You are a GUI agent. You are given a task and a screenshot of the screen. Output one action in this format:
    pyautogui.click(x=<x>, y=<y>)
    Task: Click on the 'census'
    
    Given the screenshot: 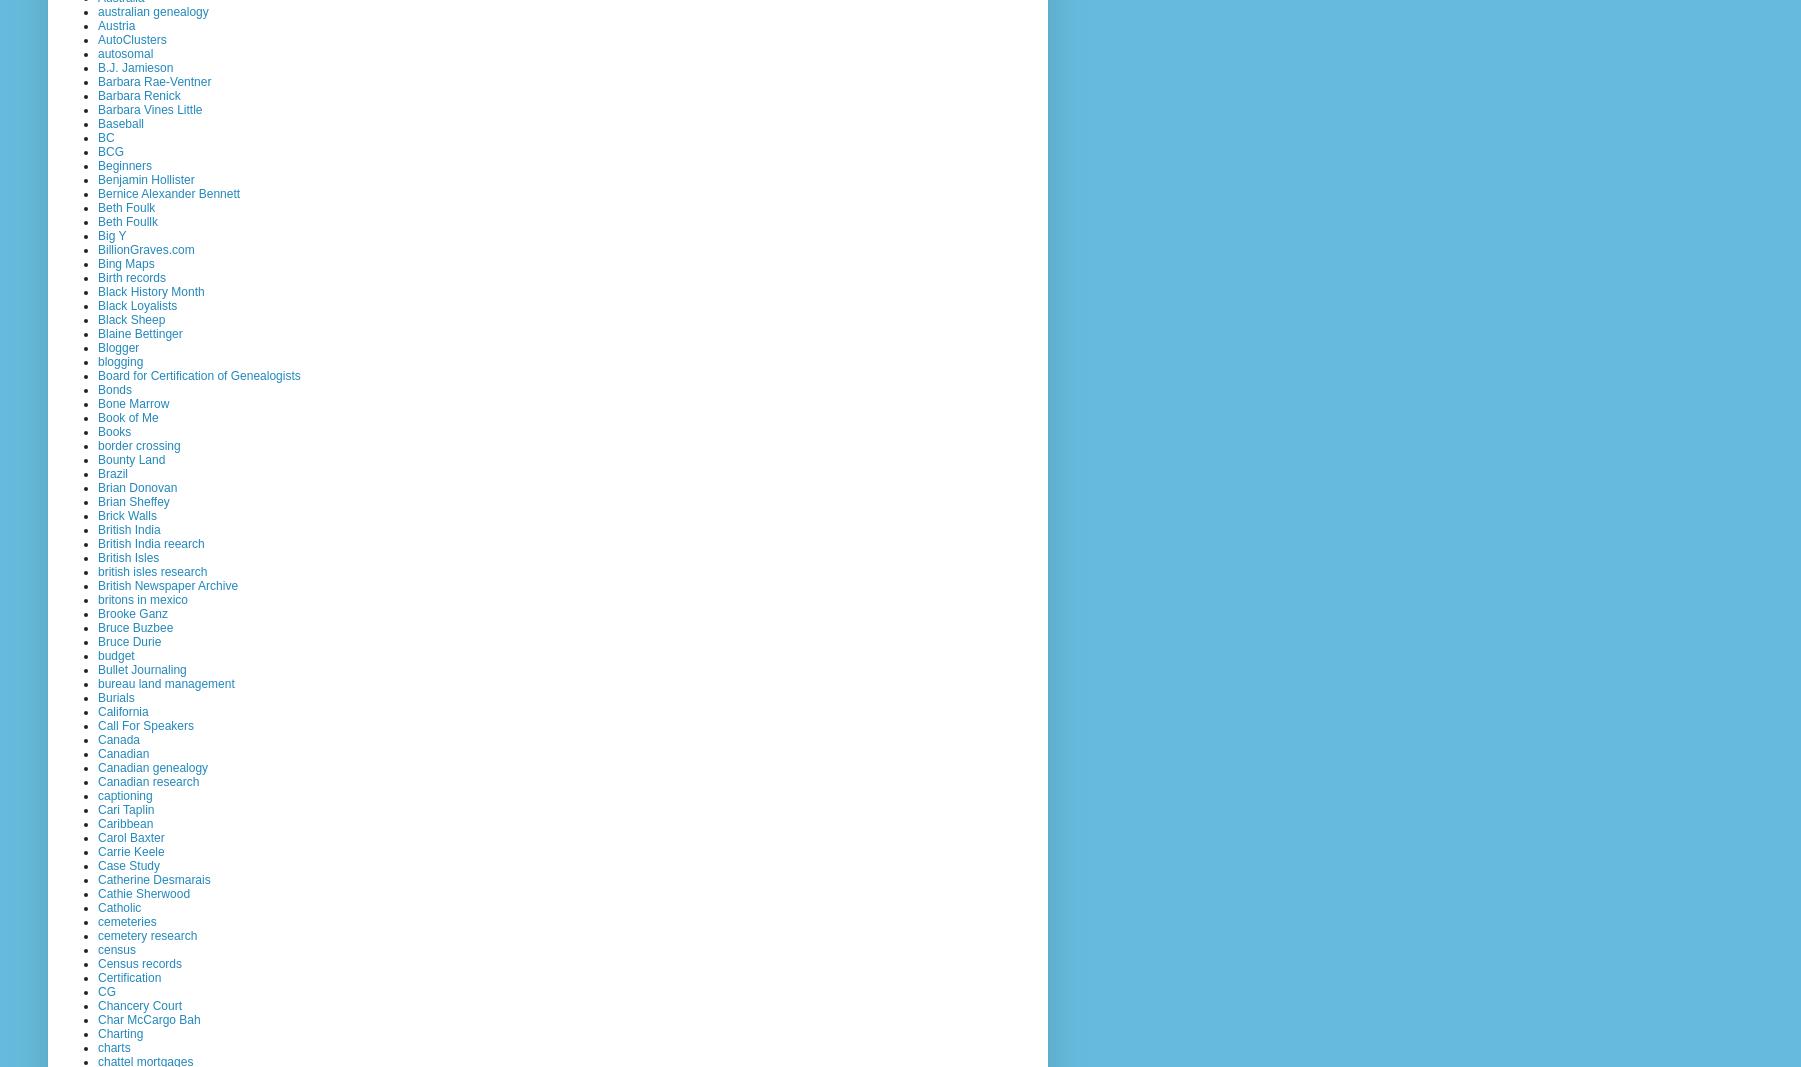 What is the action you would take?
    pyautogui.click(x=117, y=948)
    